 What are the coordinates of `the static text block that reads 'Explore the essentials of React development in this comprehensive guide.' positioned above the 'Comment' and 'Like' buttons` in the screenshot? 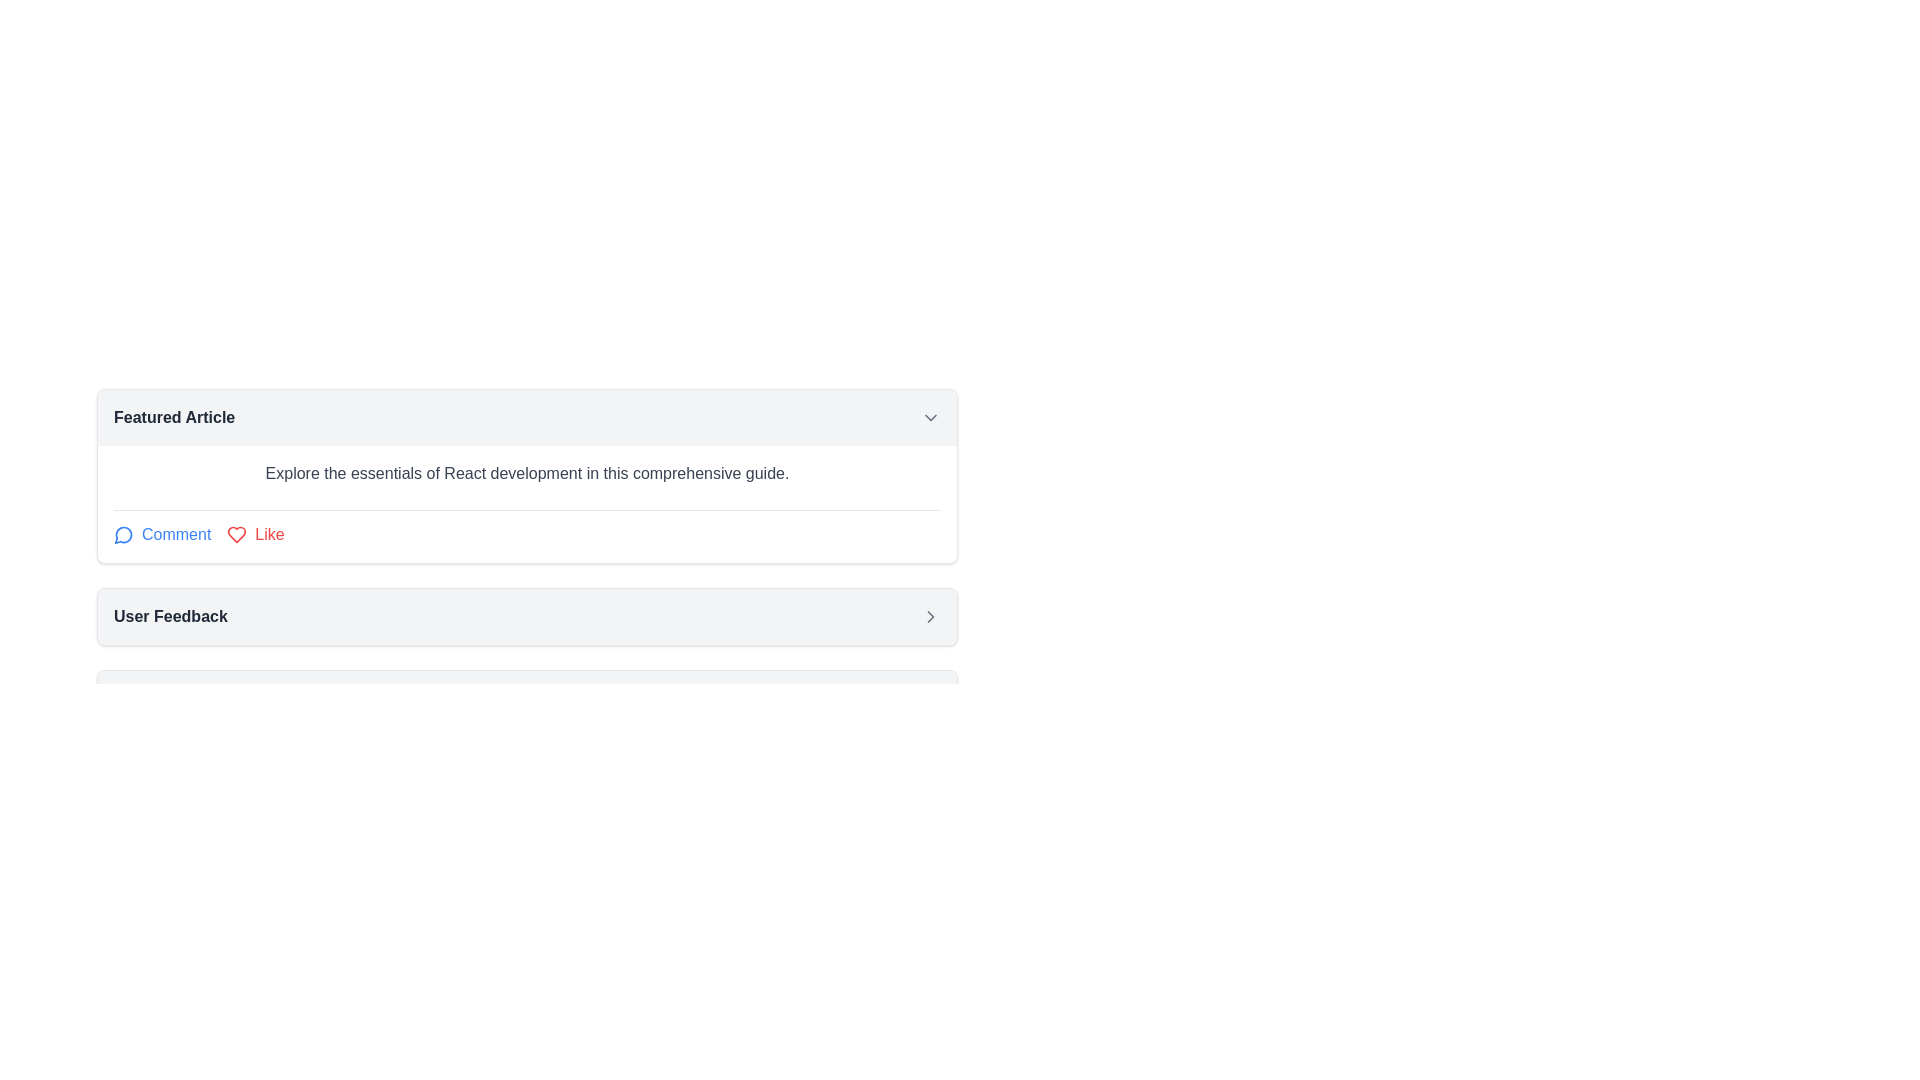 It's located at (527, 479).